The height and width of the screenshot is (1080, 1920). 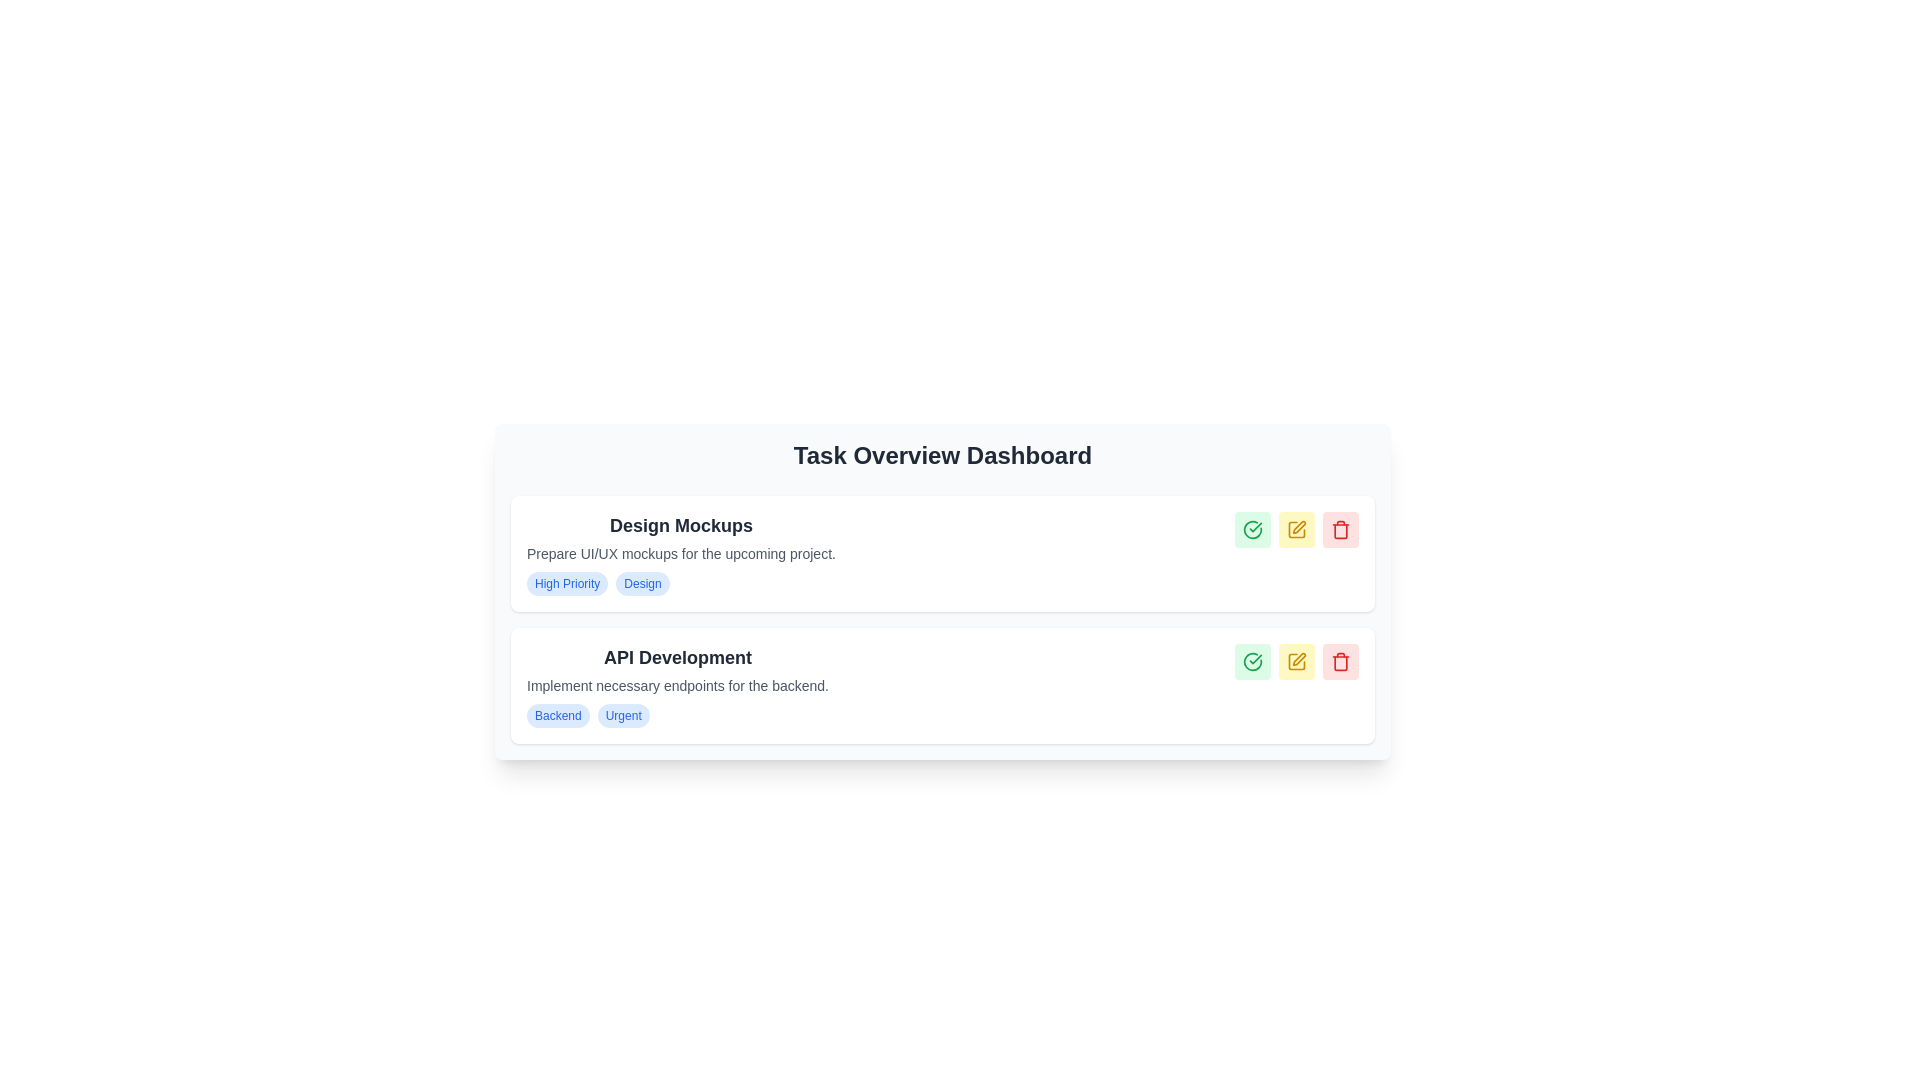 What do you see at coordinates (1296, 662) in the screenshot?
I see `the edit action button located in the horizontal row of action buttons to the right of the 'API Development' section` at bounding box center [1296, 662].